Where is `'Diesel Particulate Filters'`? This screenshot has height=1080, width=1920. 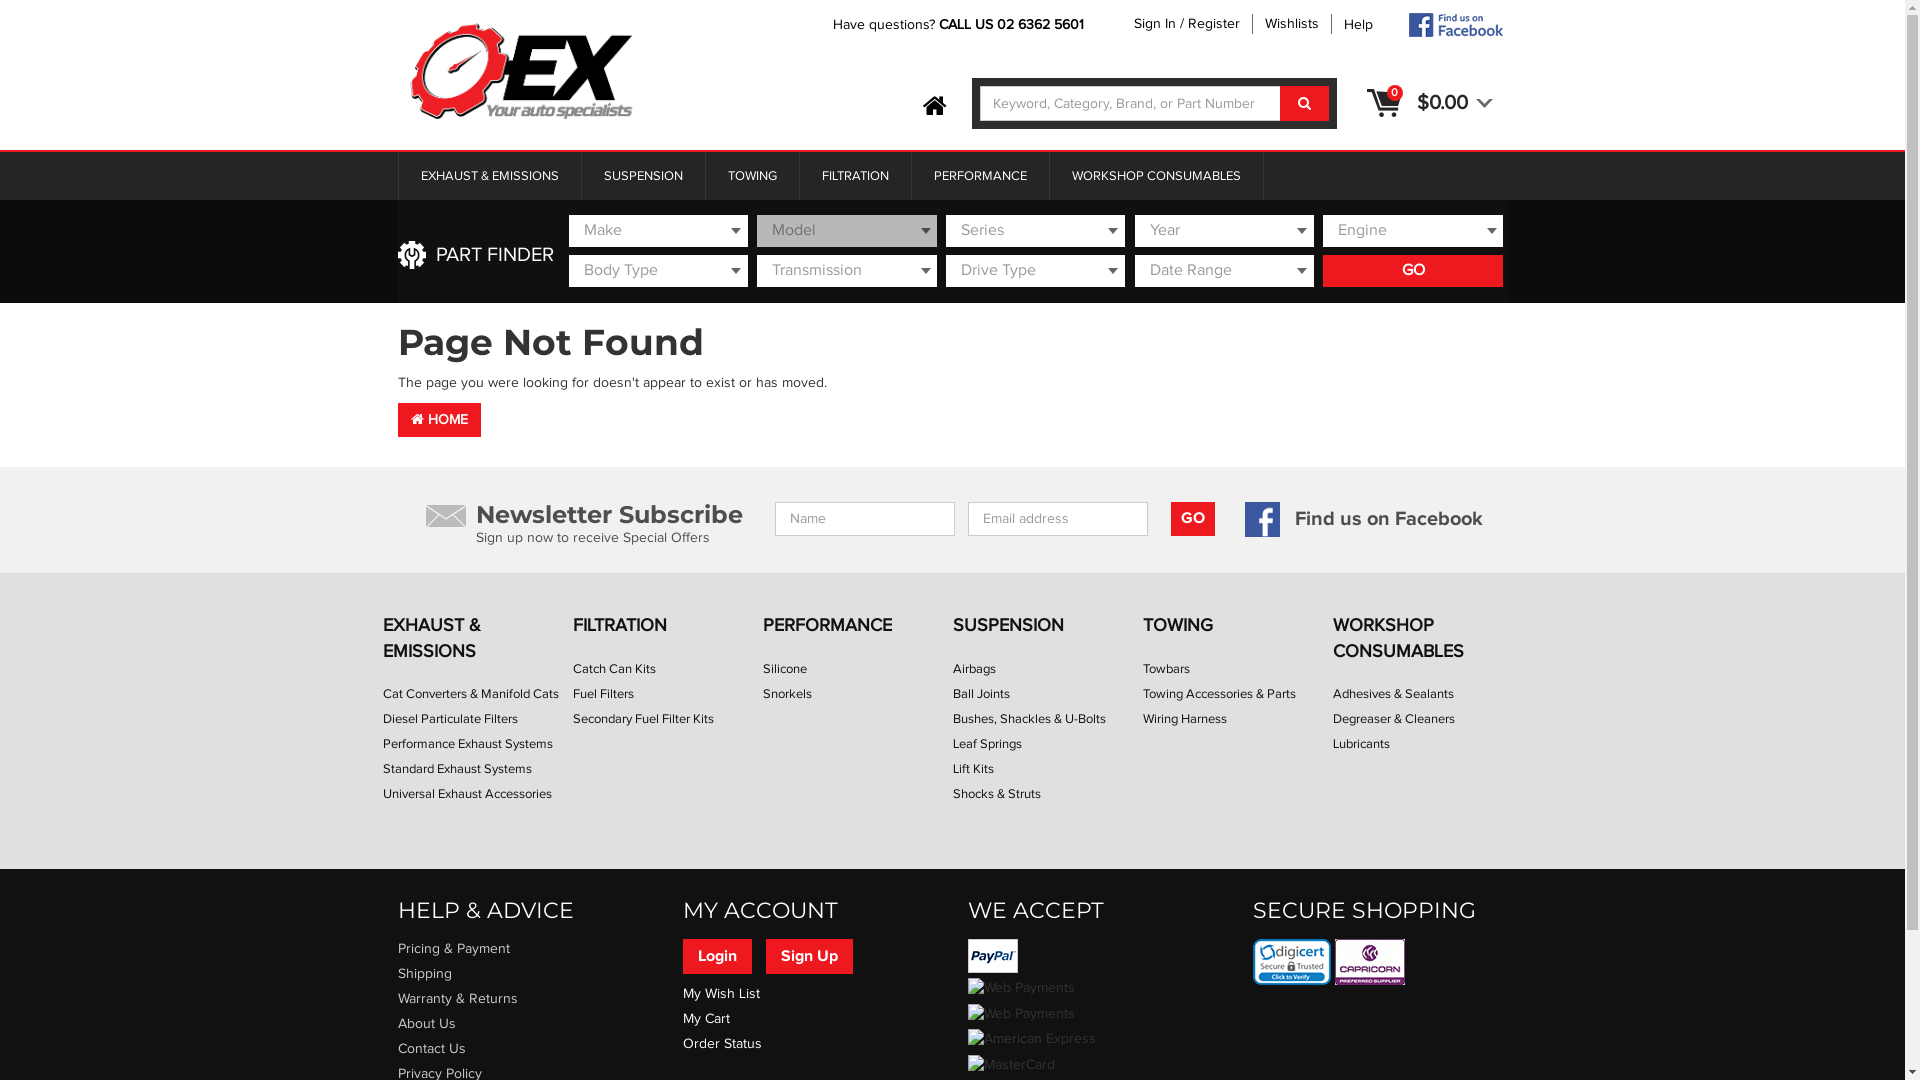
'Diesel Particulate Filters' is located at coordinates (448, 717).